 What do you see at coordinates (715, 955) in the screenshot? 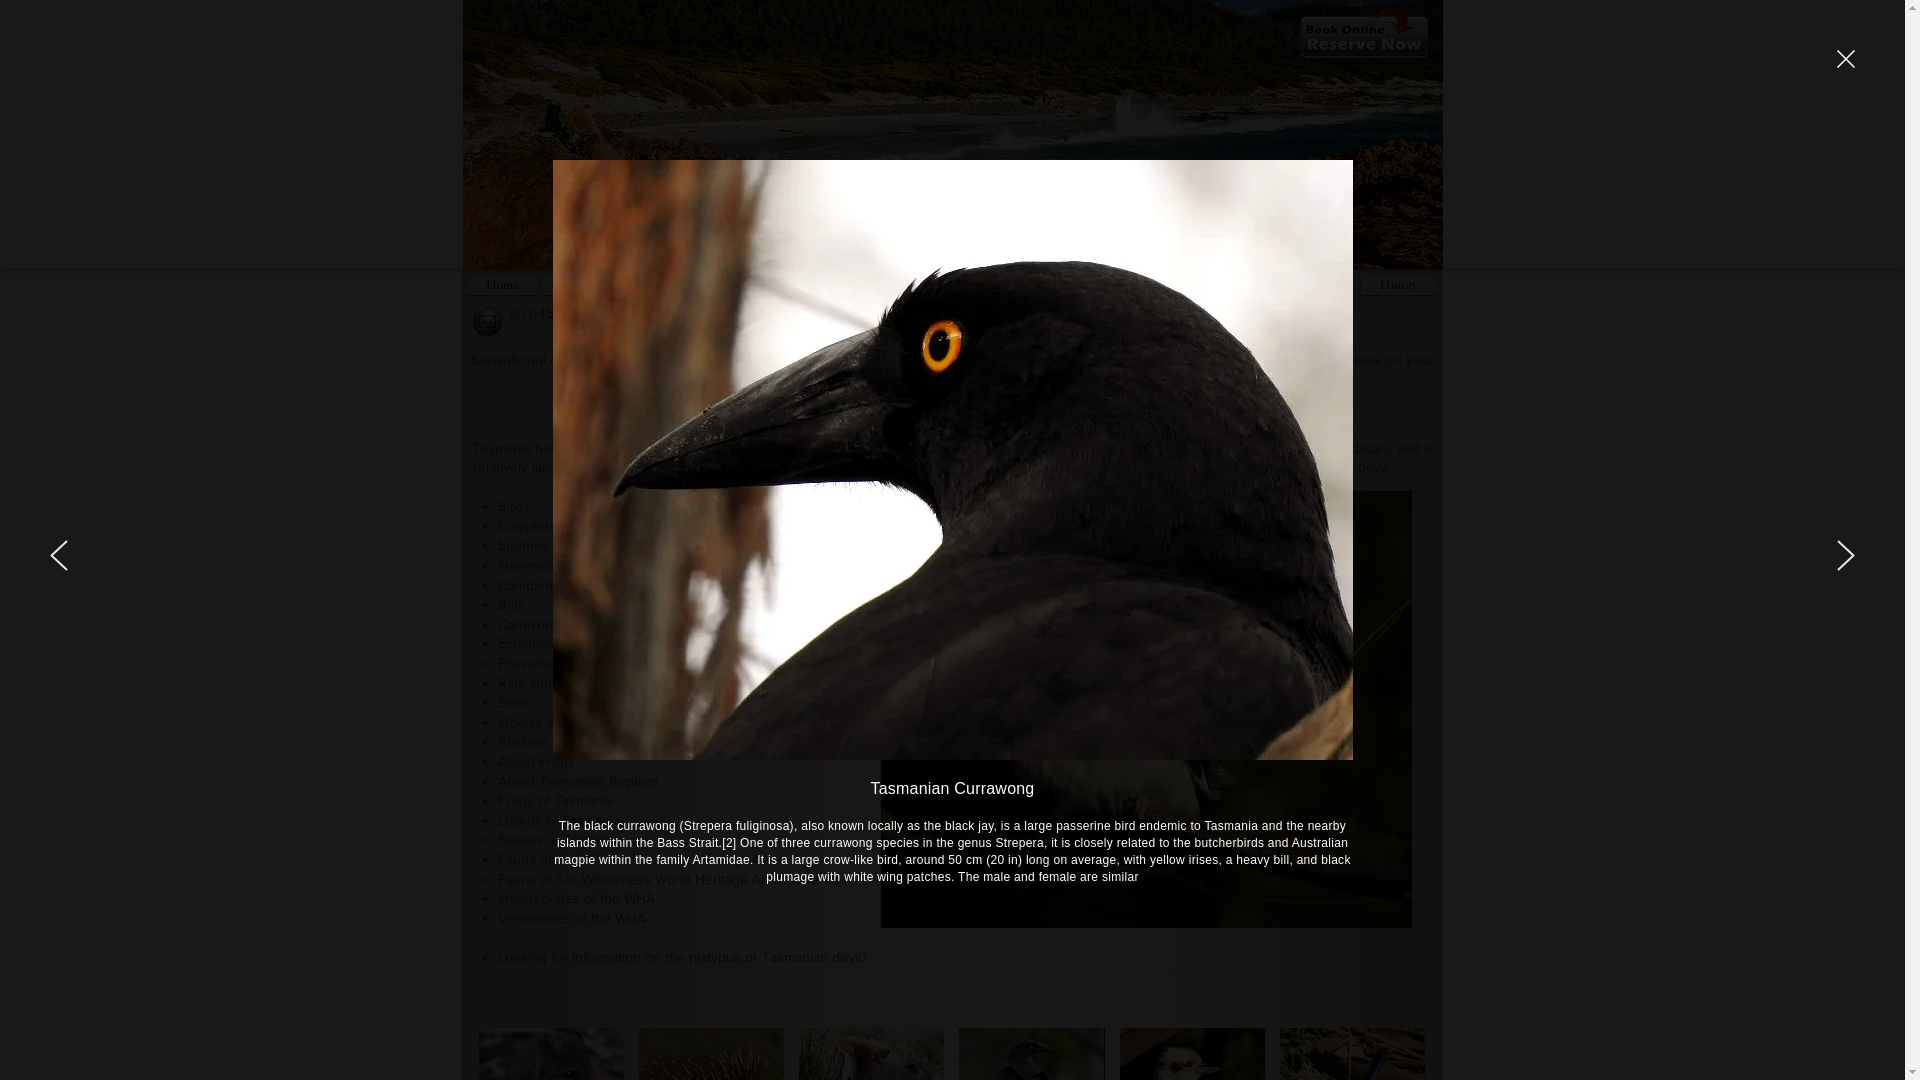
I see `'platypus'` at bounding box center [715, 955].